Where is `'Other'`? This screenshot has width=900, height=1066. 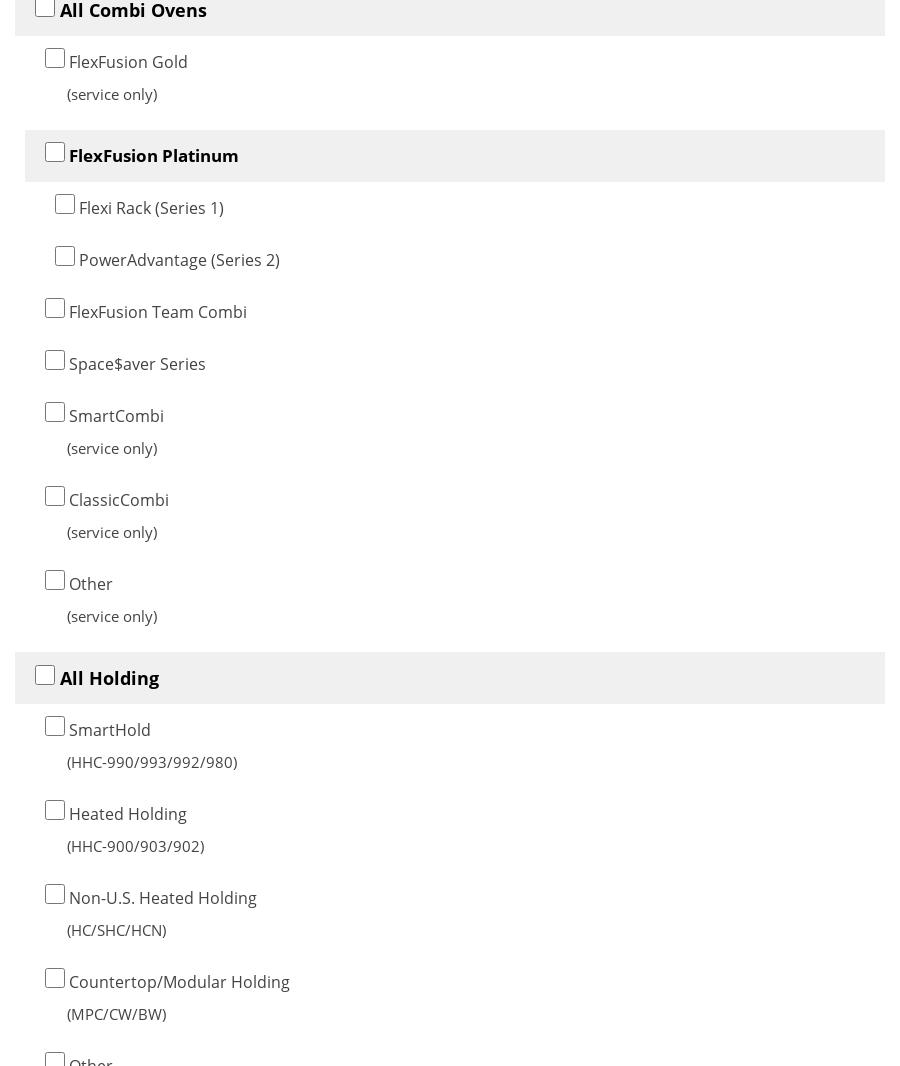
'Other' is located at coordinates (63, 581).